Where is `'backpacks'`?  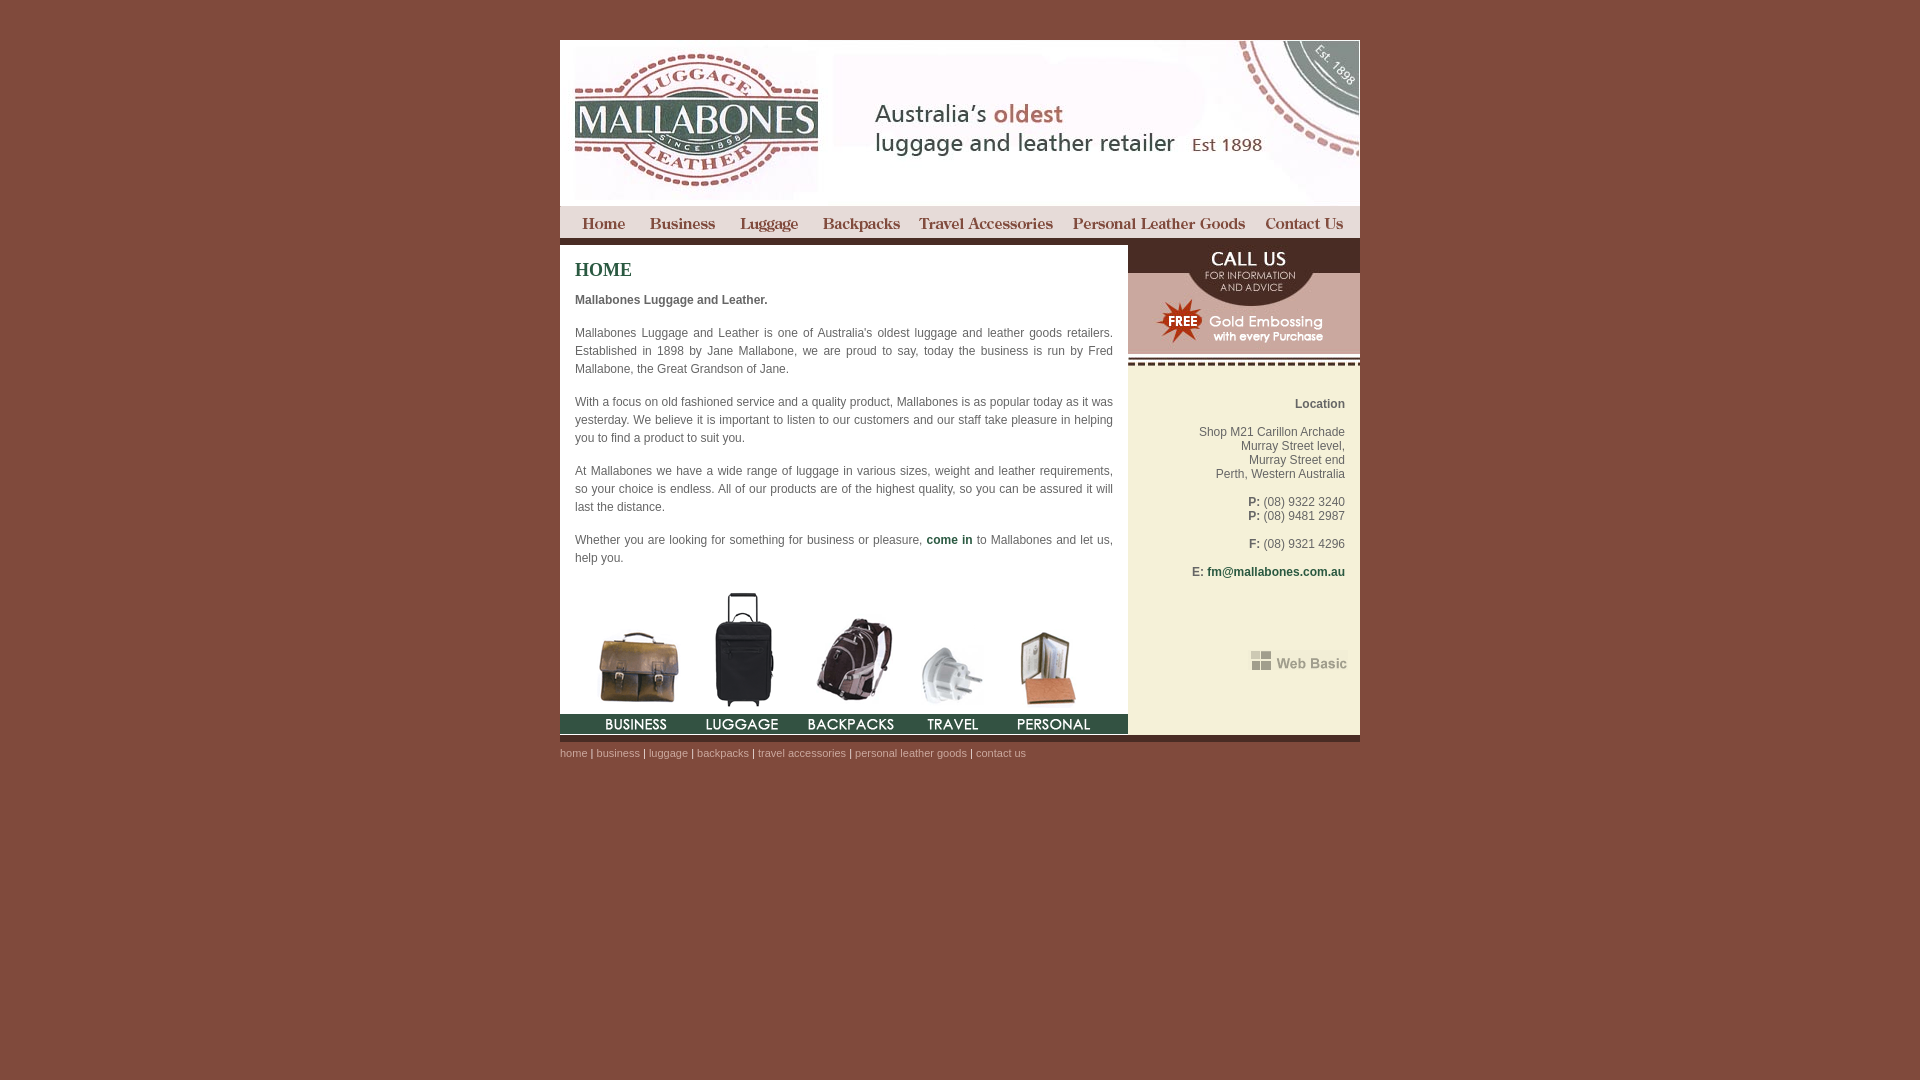
'backpacks' is located at coordinates (860, 225).